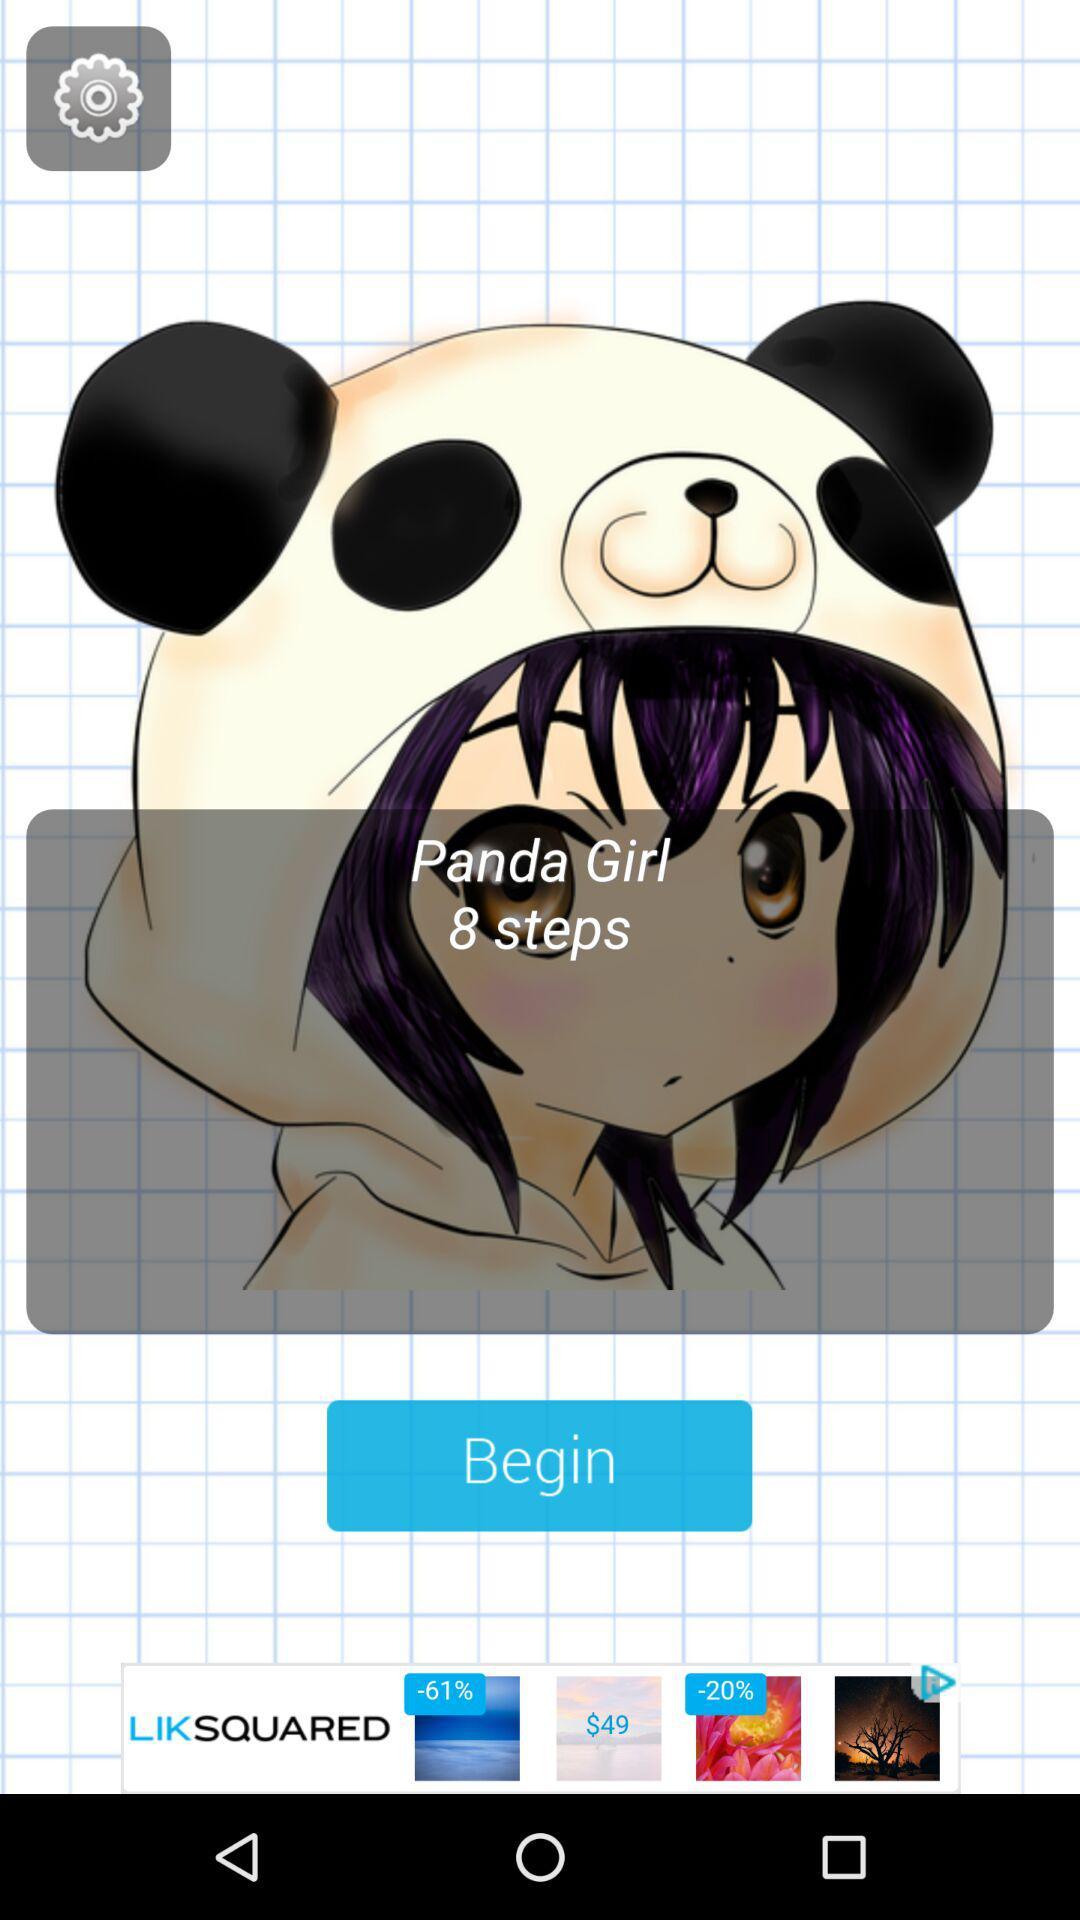  Describe the element at coordinates (538, 1465) in the screenshot. I see `start button` at that location.